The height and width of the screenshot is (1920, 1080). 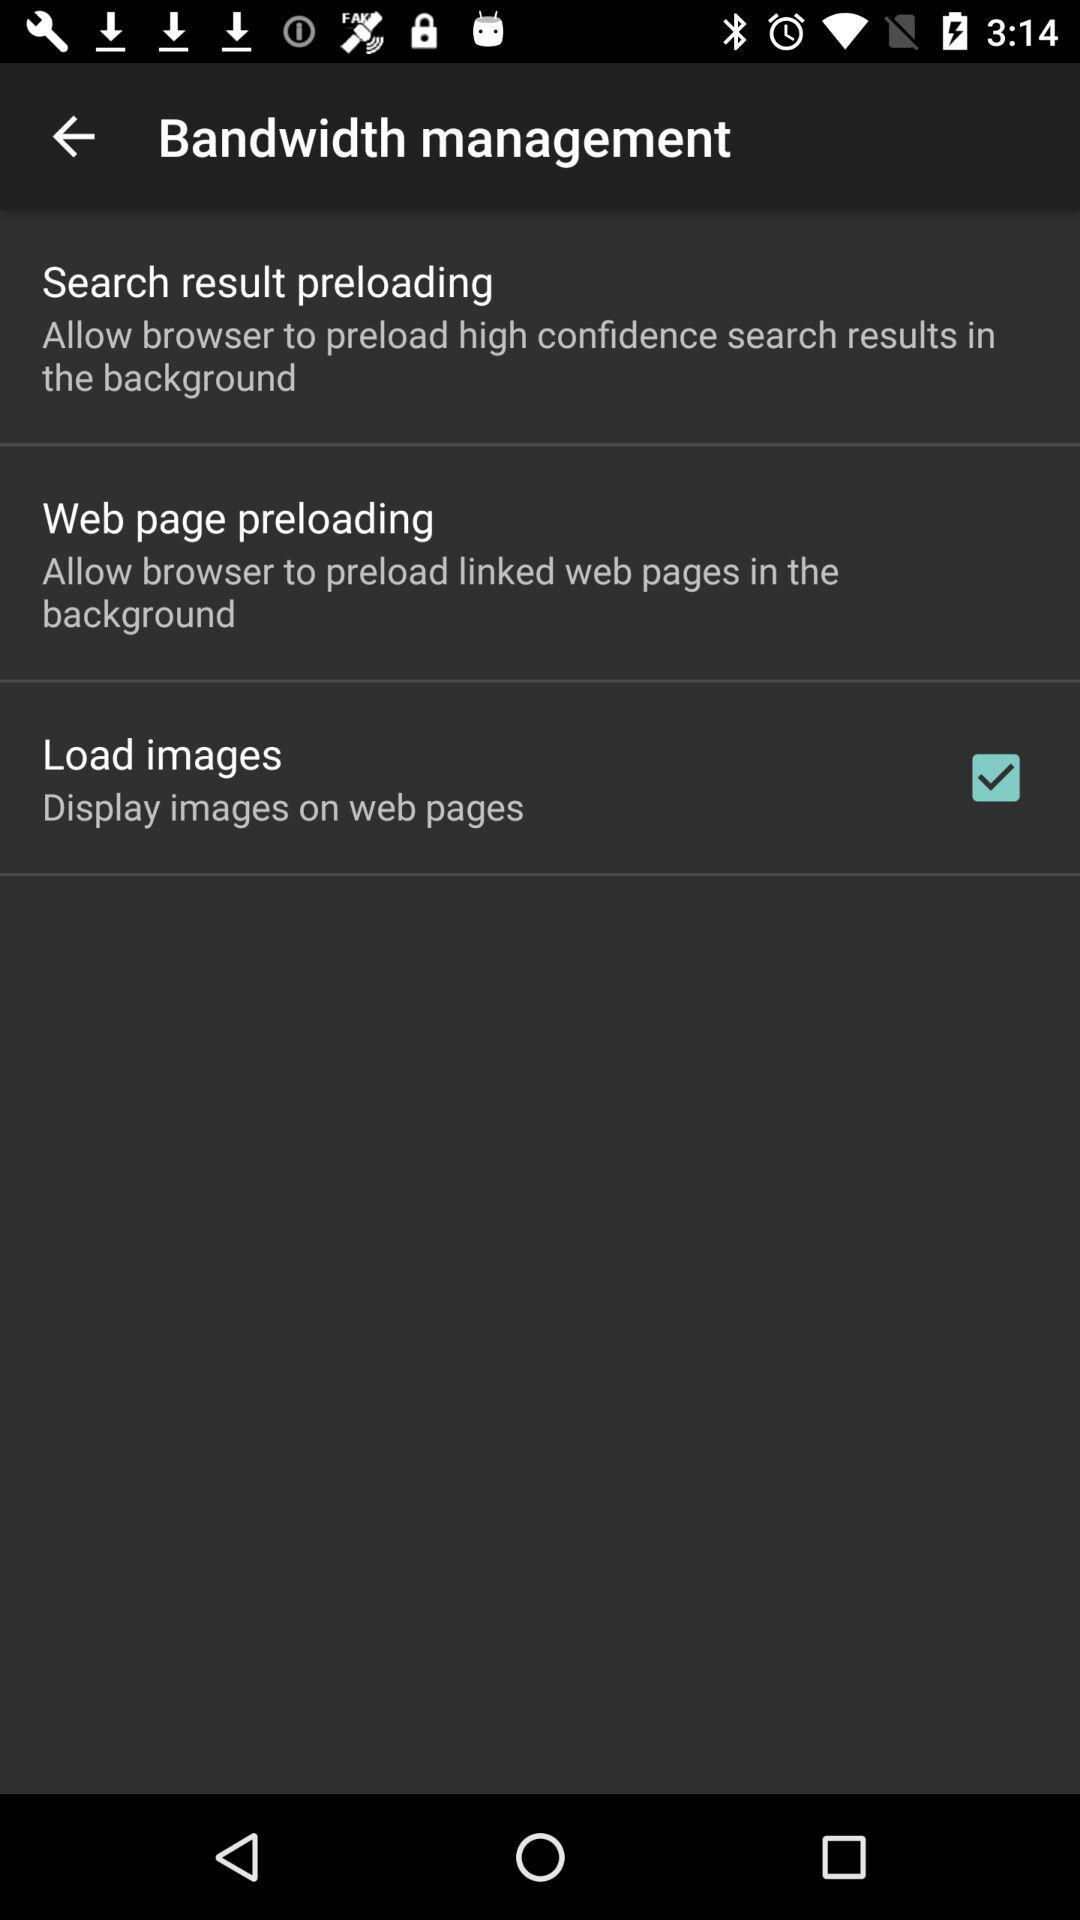 I want to click on the item below allow browser to icon, so click(x=237, y=516).